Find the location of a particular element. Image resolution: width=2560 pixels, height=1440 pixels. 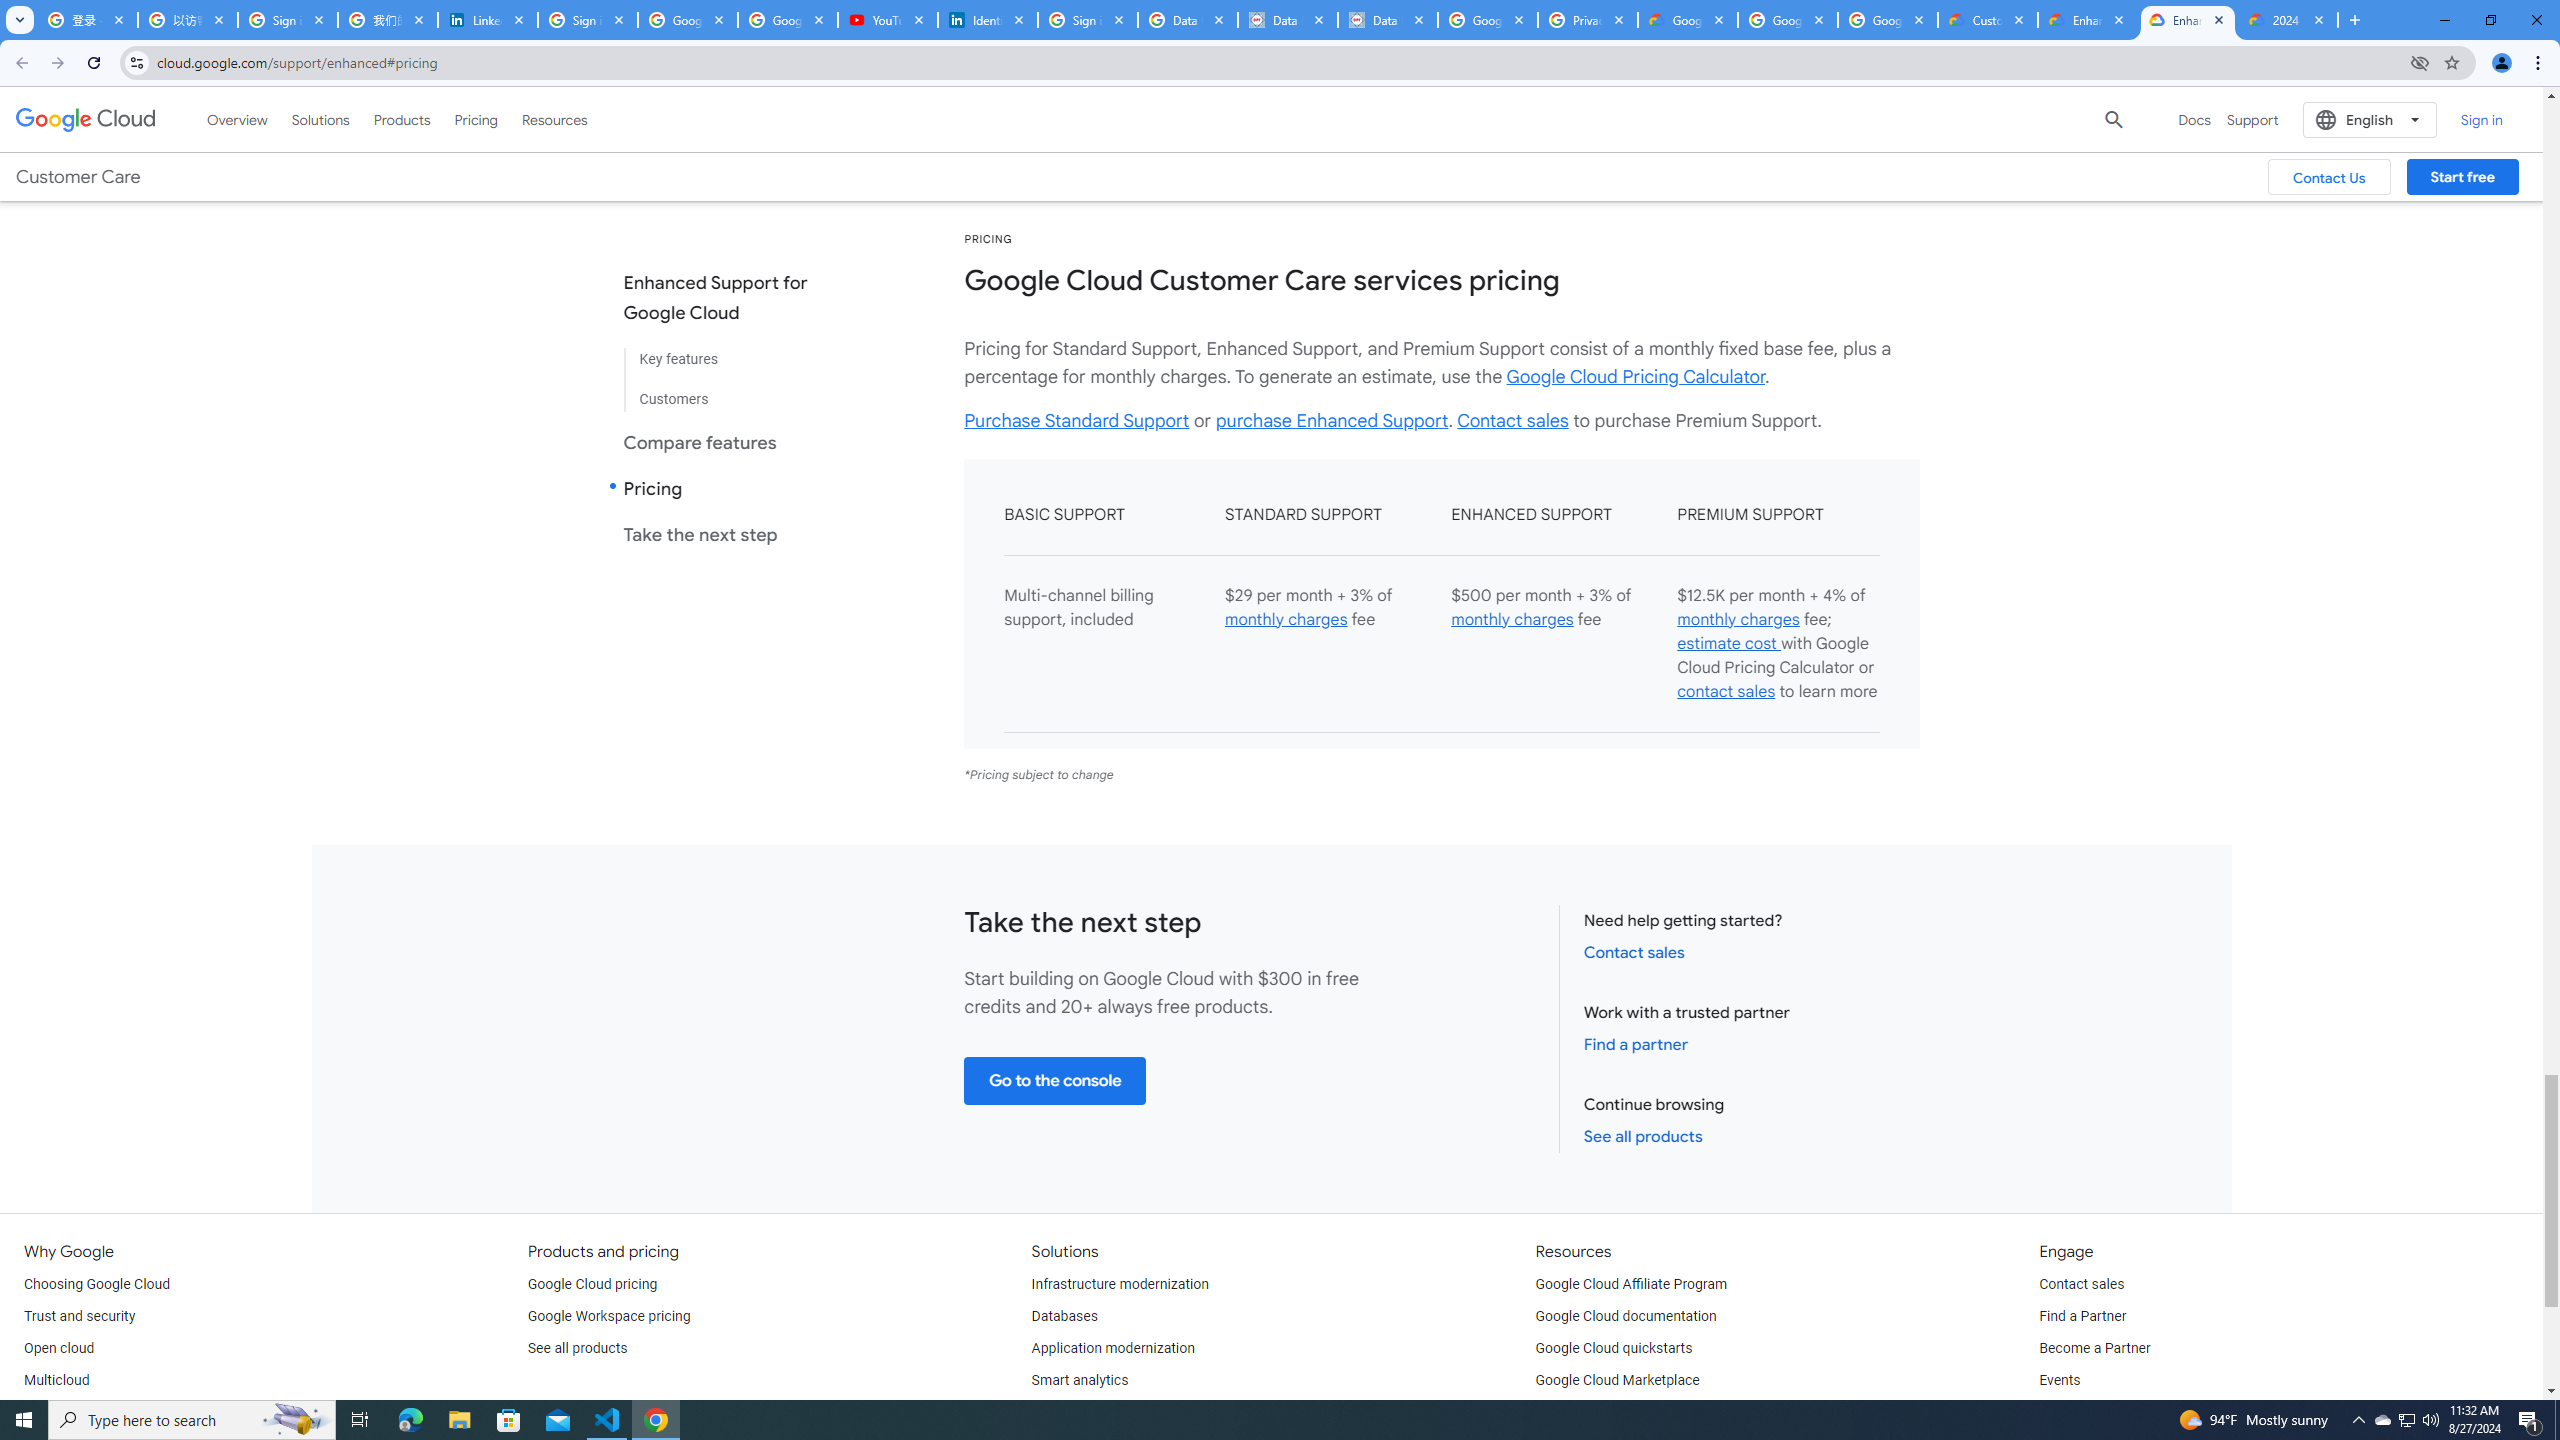

'Data Privacy Framework' is located at coordinates (1287, 19).